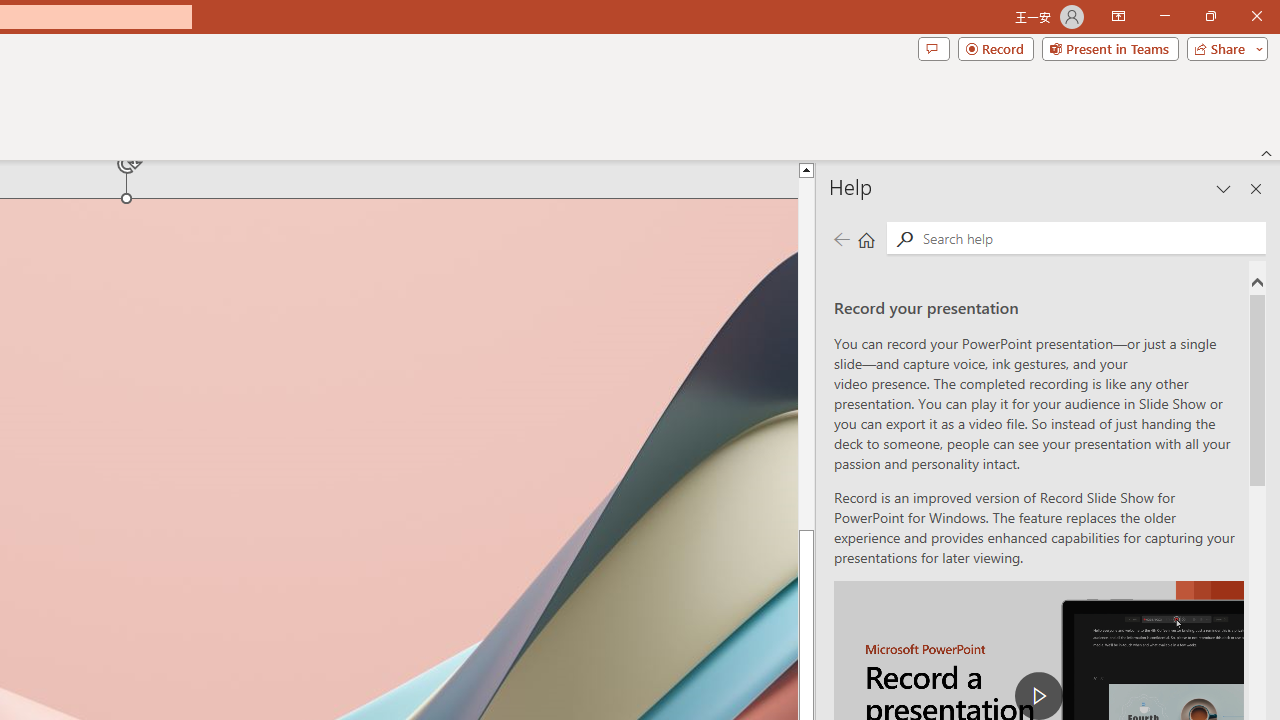  I want to click on 'Close pane', so click(1255, 189).